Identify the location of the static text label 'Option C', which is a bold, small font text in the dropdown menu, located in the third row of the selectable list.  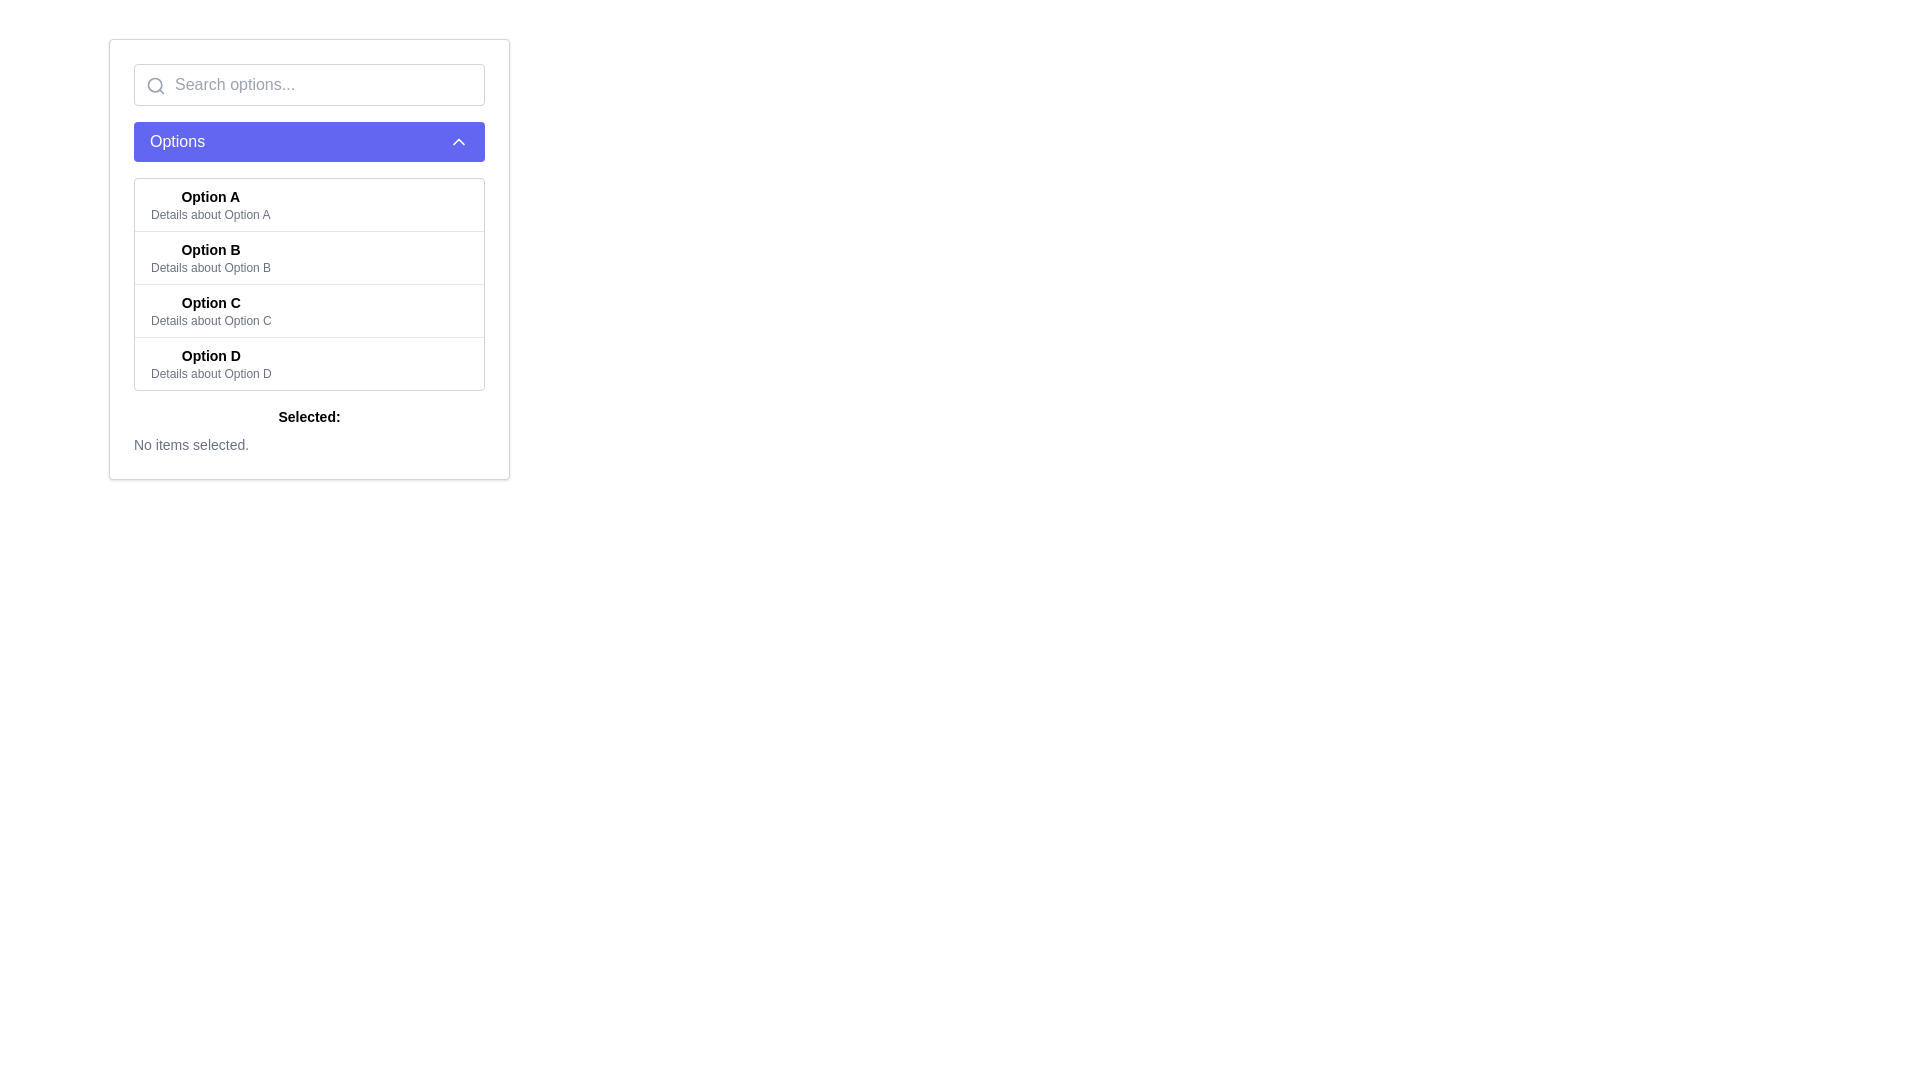
(211, 303).